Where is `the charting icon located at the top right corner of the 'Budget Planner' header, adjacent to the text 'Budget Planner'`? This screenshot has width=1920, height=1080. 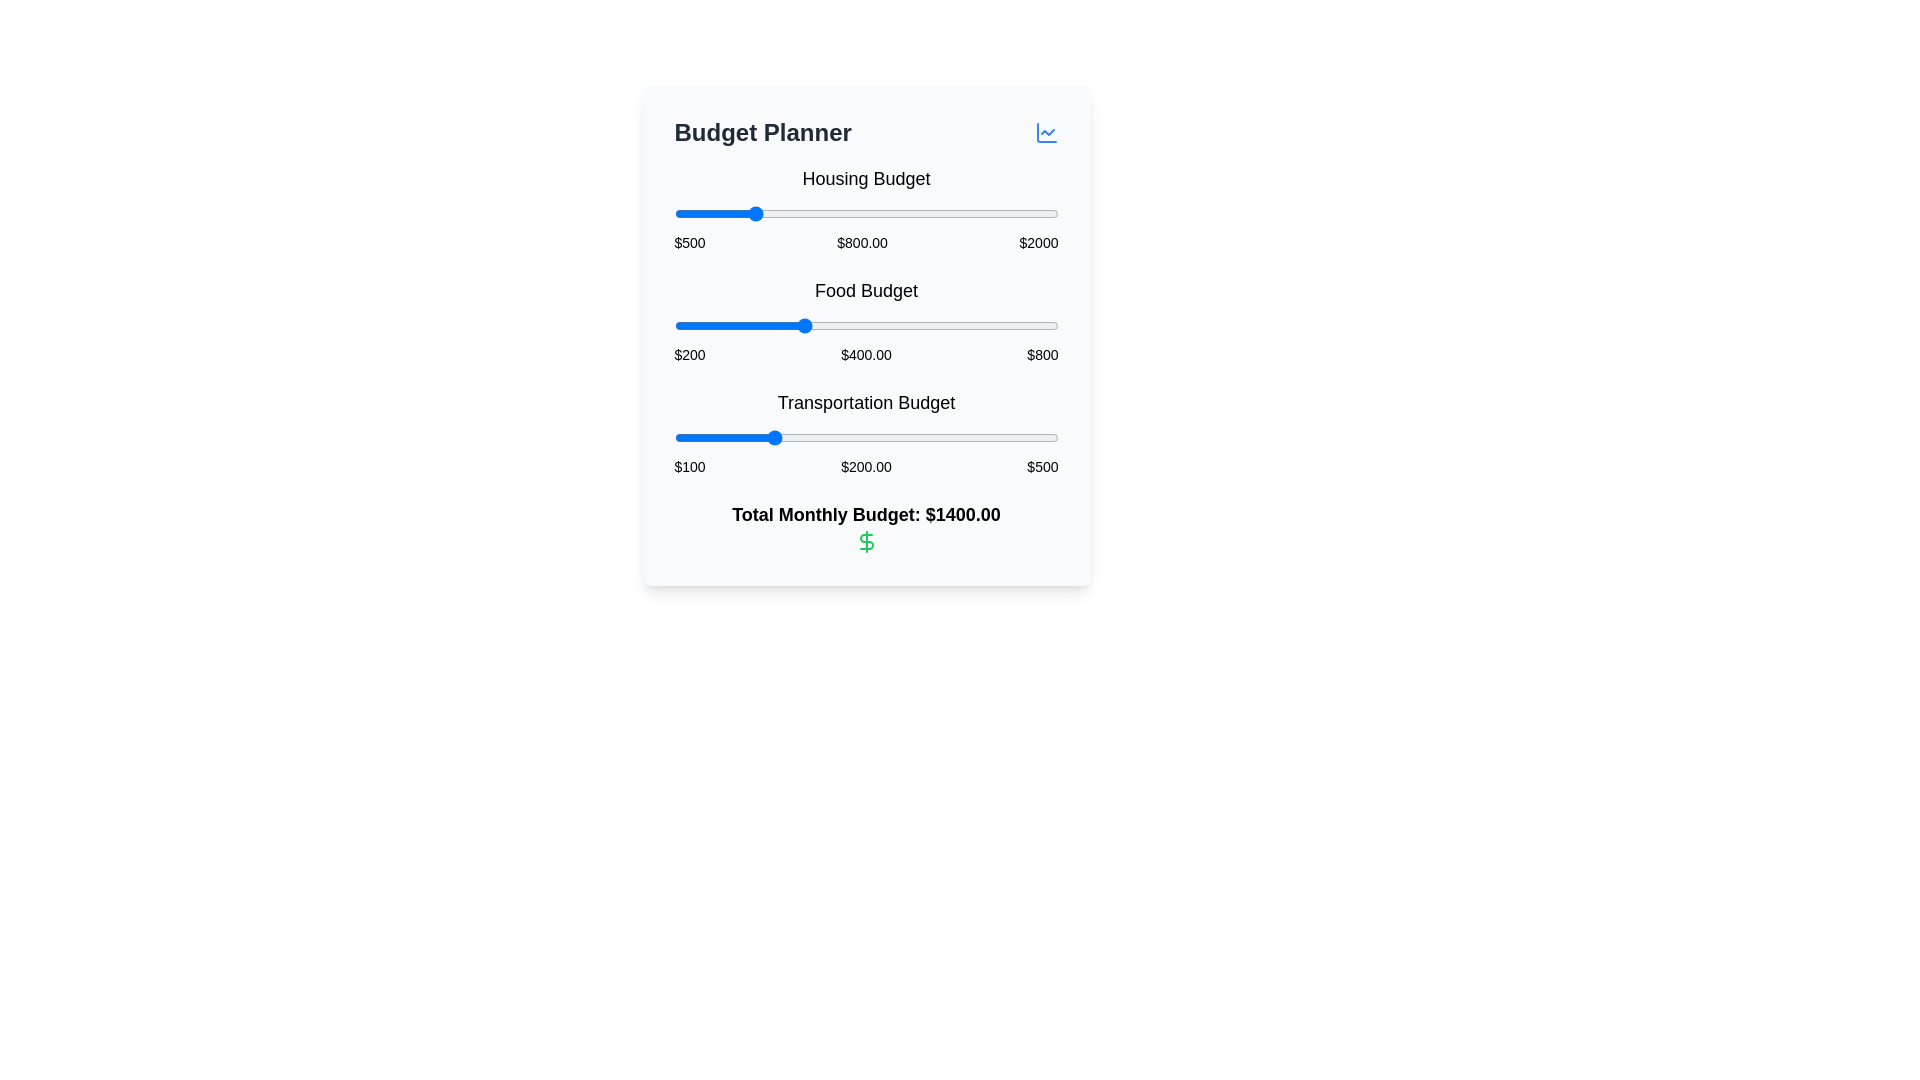
the charting icon located at the top right corner of the 'Budget Planner' header, adjacent to the text 'Budget Planner' is located at coordinates (1045, 132).